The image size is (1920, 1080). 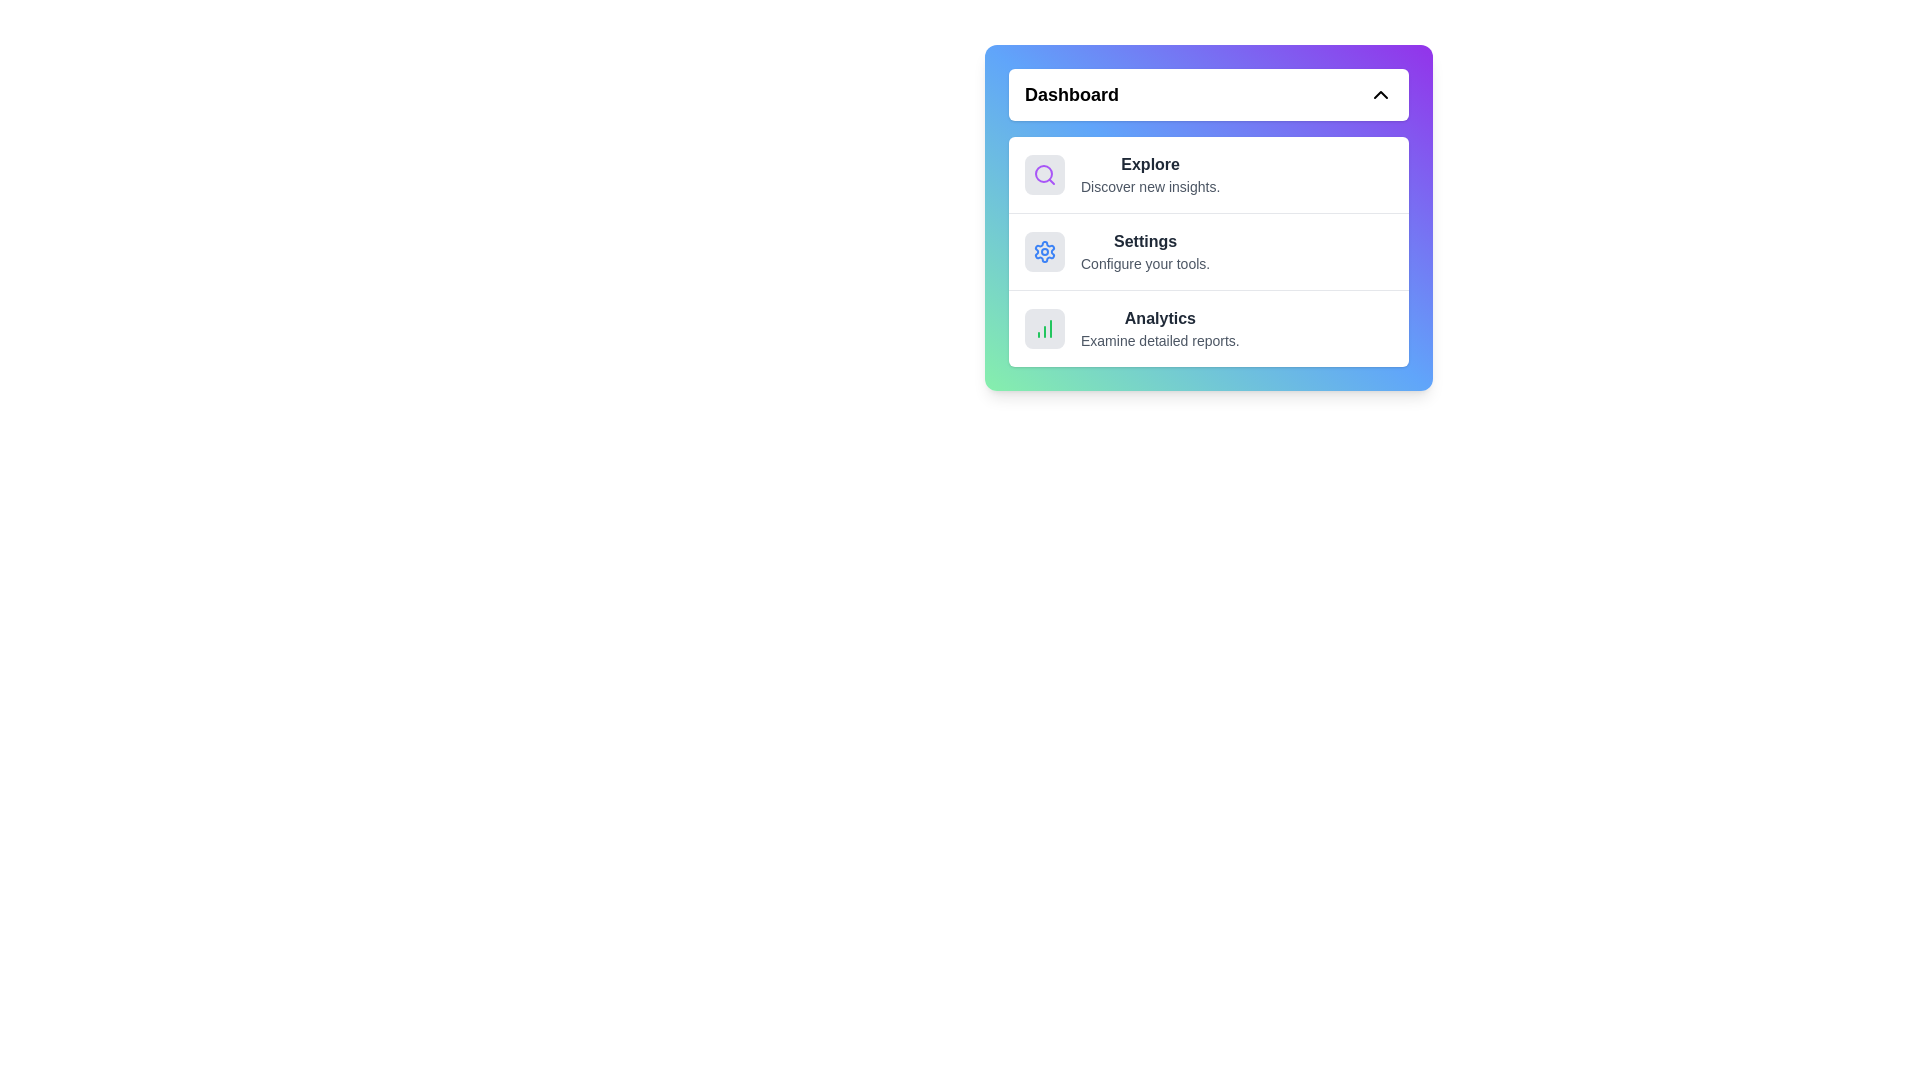 I want to click on the icon corresponding to the menu item Settings, so click(x=1044, y=250).